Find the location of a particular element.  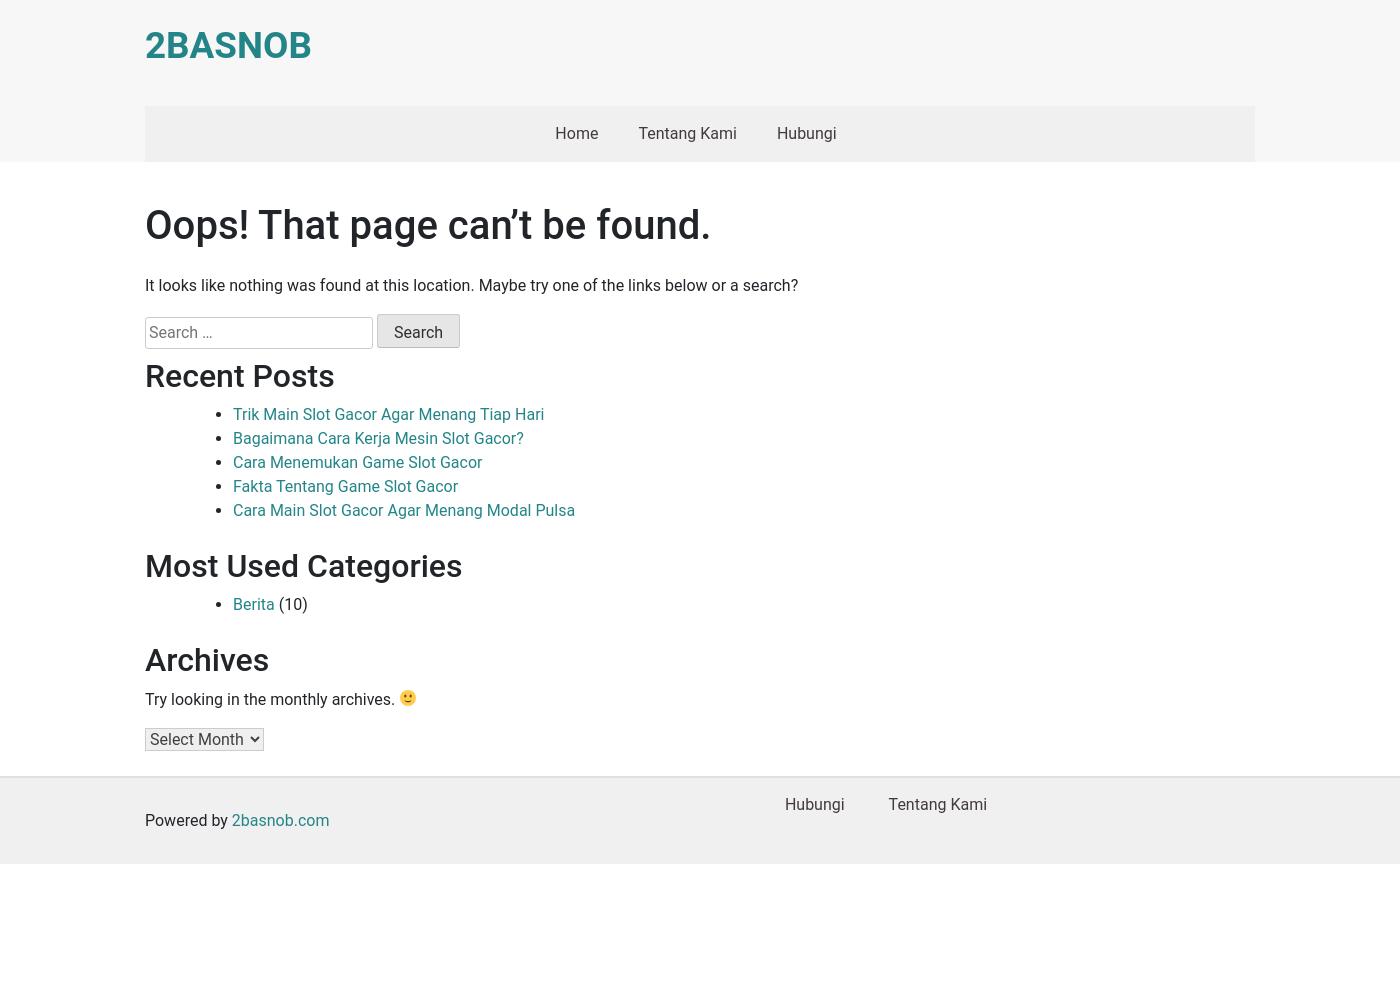

'Try looking in the monthly archives.' is located at coordinates (145, 697).